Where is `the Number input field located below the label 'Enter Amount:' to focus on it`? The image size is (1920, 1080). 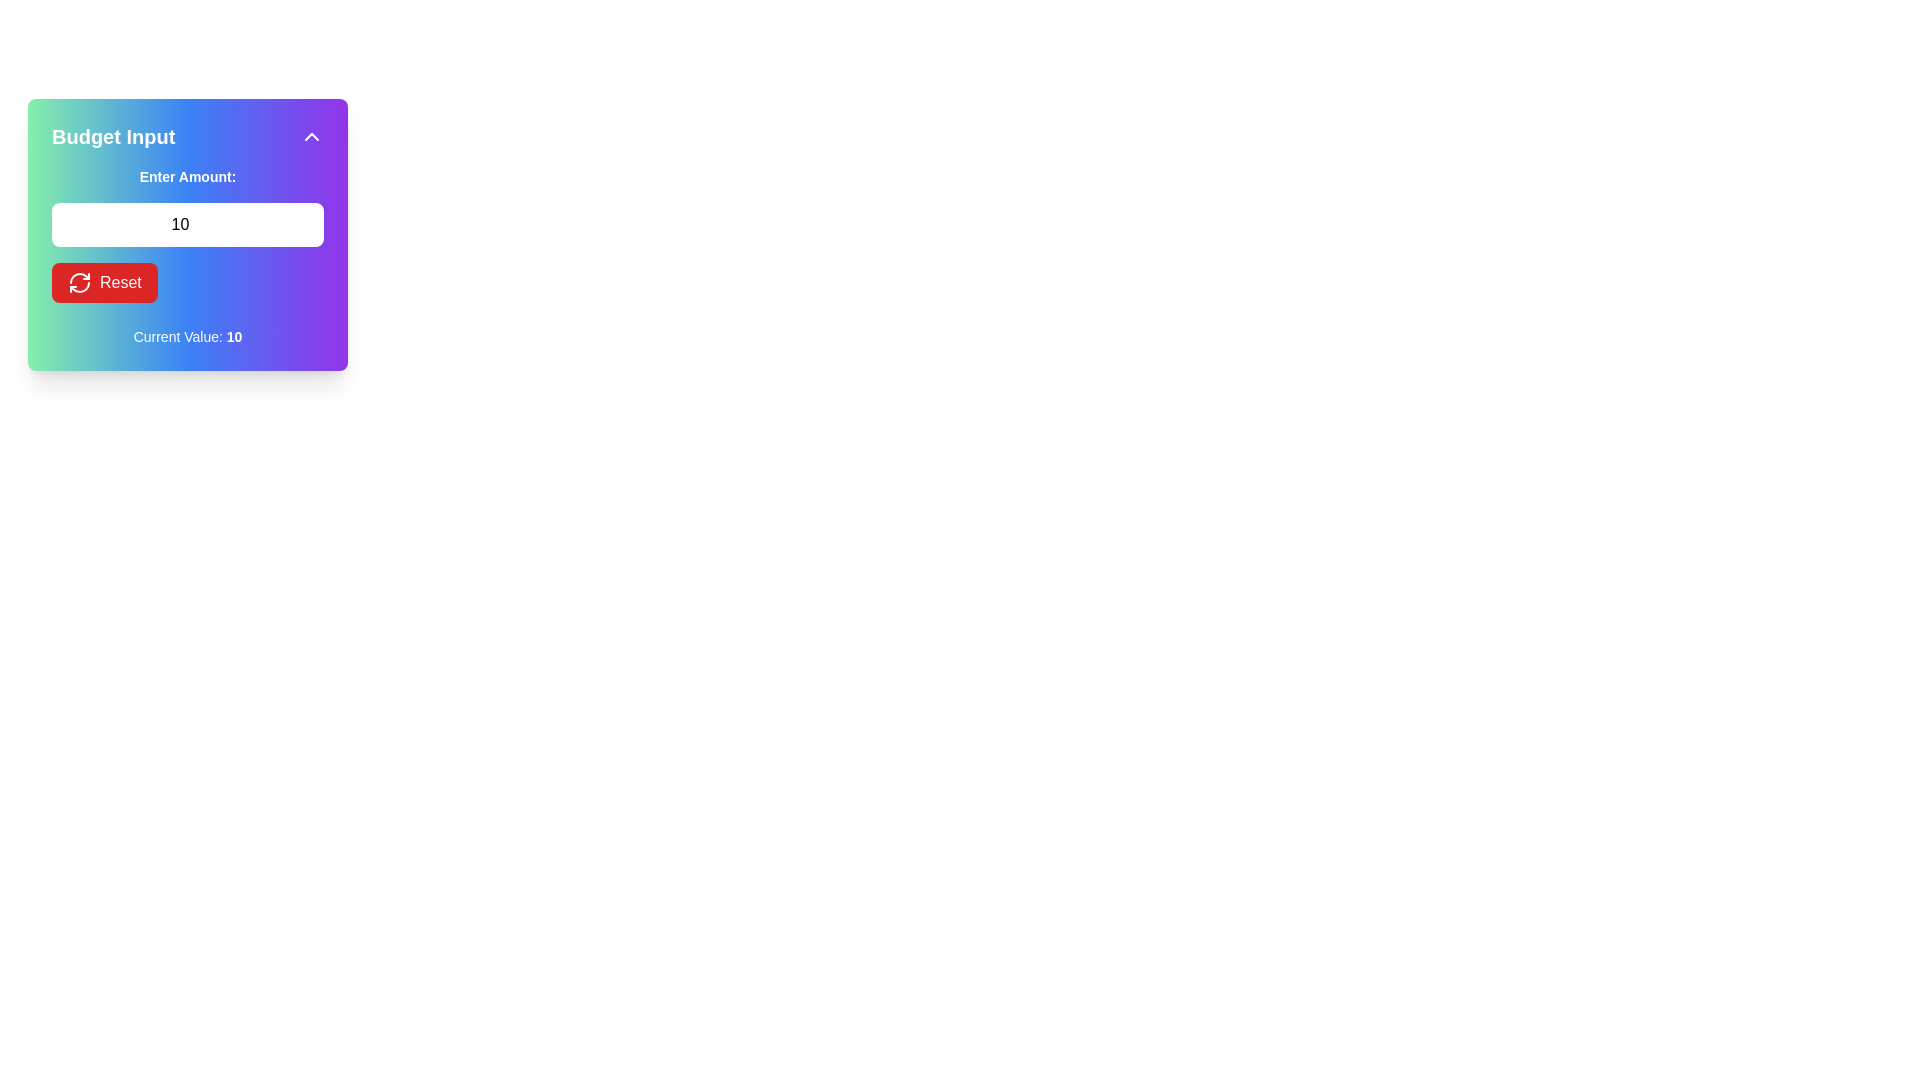 the Number input field located below the label 'Enter Amount:' to focus on it is located at coordinates (187, 224).